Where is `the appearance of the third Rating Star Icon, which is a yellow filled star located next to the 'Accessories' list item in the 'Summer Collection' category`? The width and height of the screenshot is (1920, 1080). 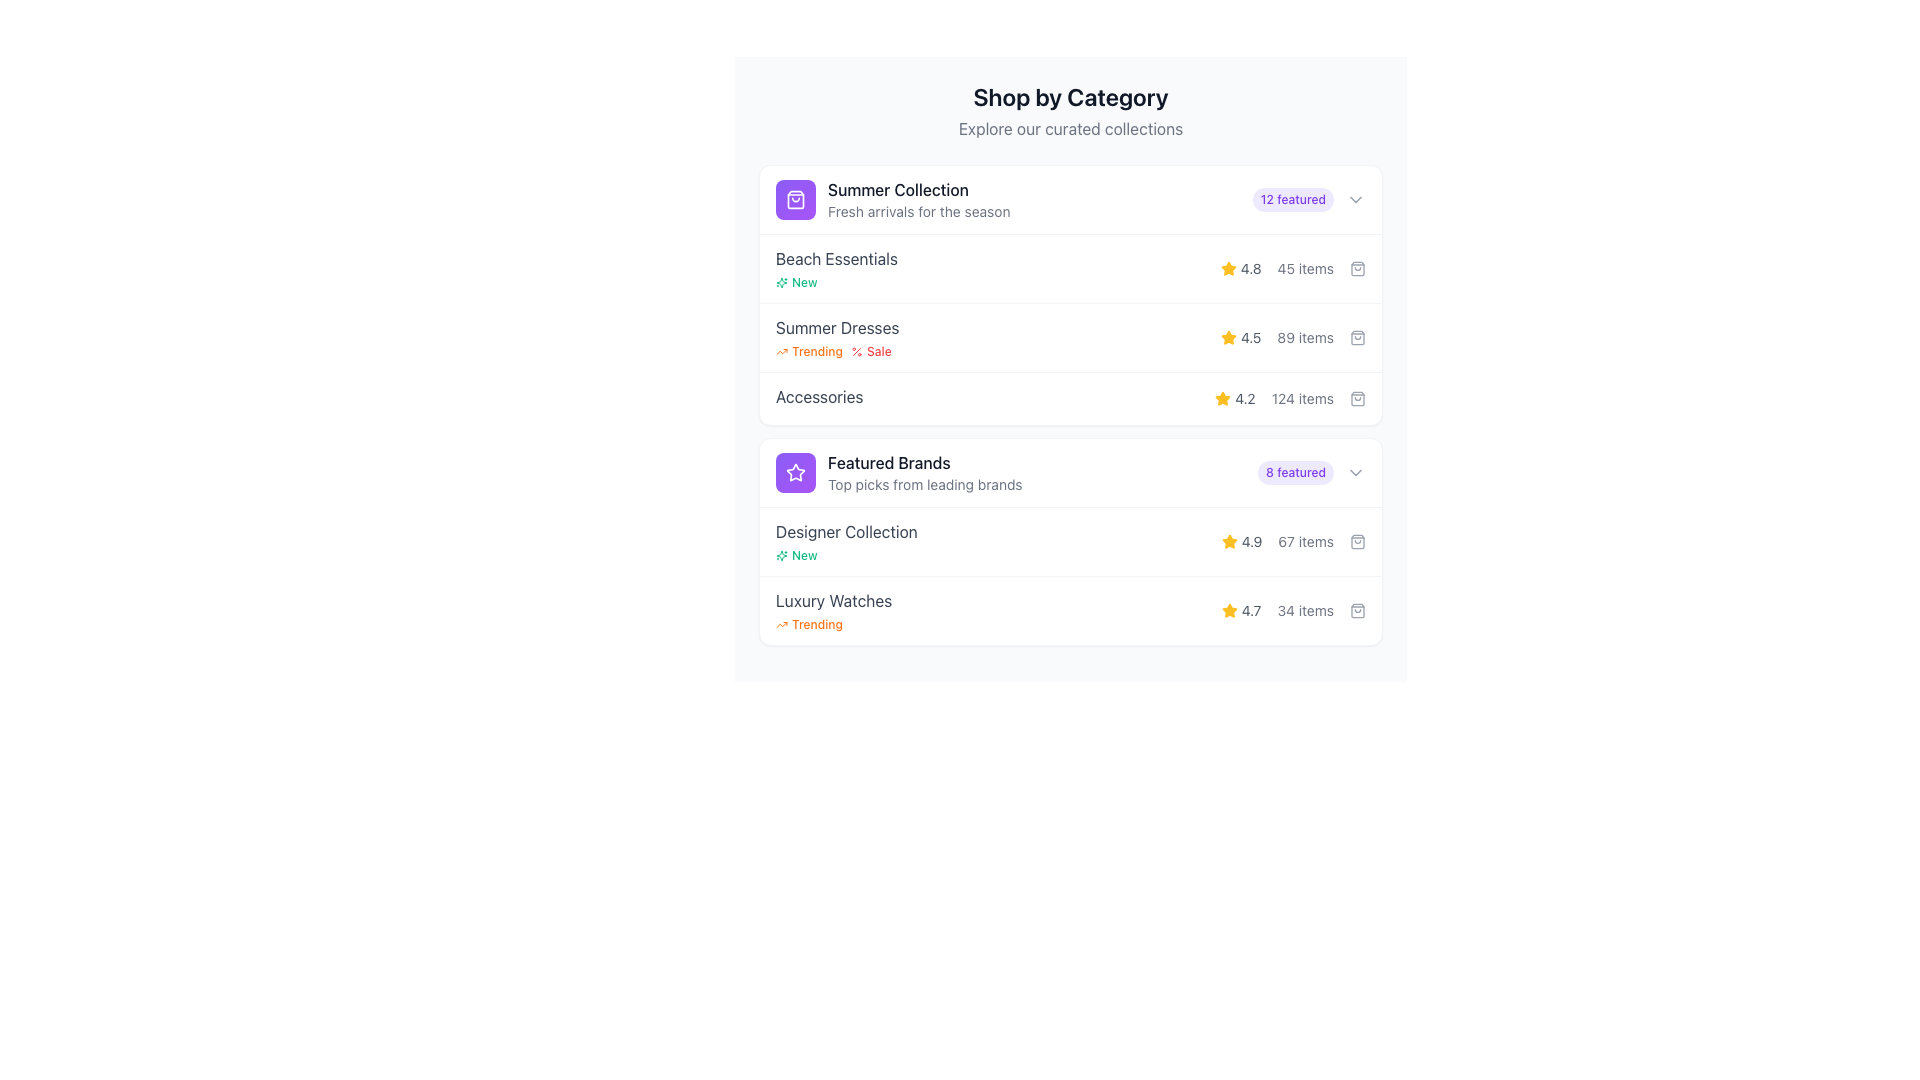
the appearance of the third Rating Star Icon, which is a yellow filled star located next to the 'Accessories' list item in the 'Summer Collection' category is located at coordinates (1222, 398).